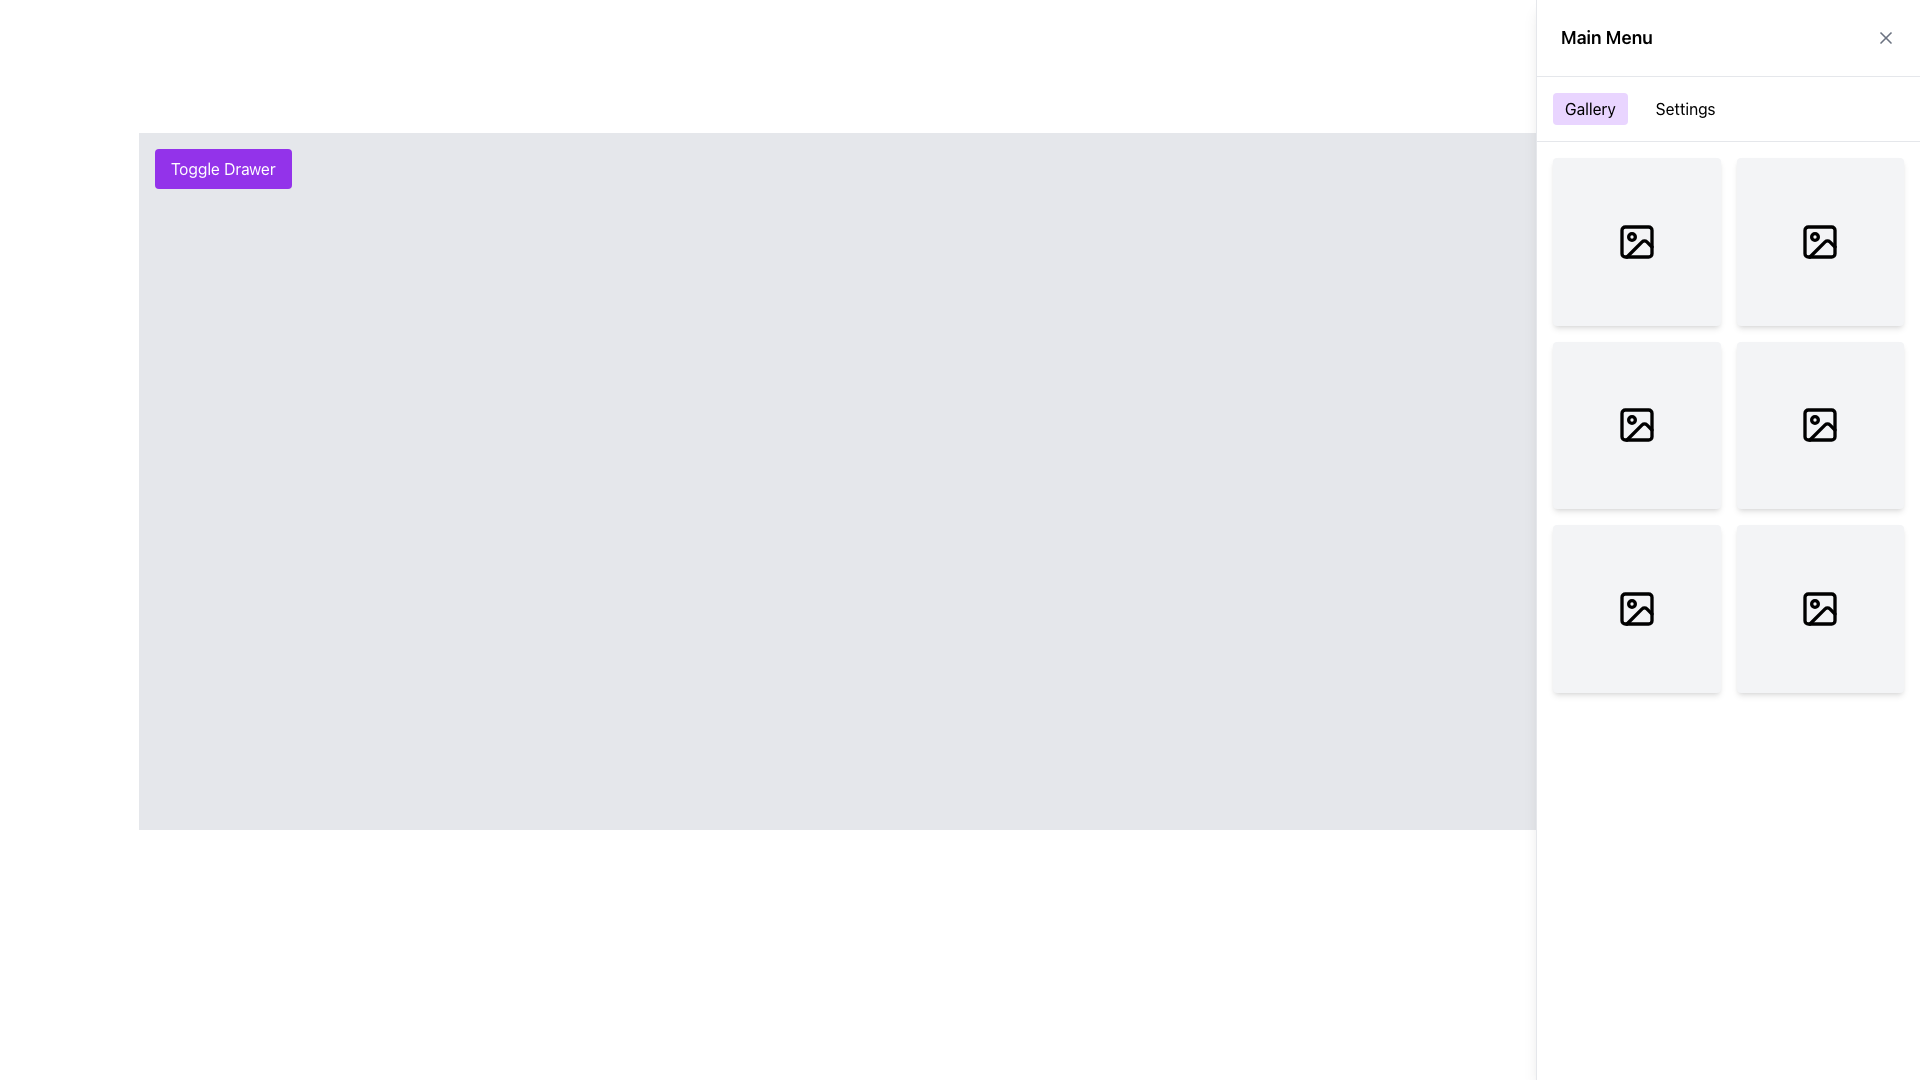  I want to click on the Image Placeholder located in the second row and first column of the grid layout, so click(1636, 424).